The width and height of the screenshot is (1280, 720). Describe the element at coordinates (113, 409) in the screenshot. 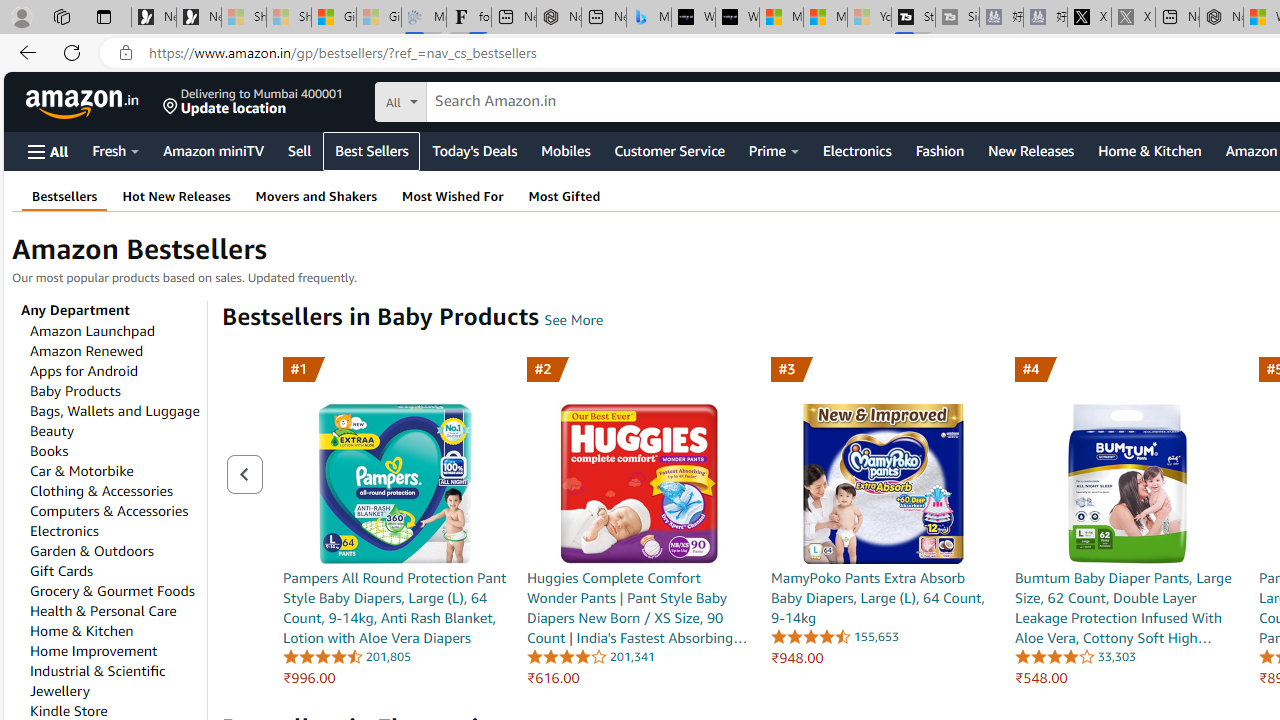

I see `'Bags, Wallets and Luggage'` at that location.